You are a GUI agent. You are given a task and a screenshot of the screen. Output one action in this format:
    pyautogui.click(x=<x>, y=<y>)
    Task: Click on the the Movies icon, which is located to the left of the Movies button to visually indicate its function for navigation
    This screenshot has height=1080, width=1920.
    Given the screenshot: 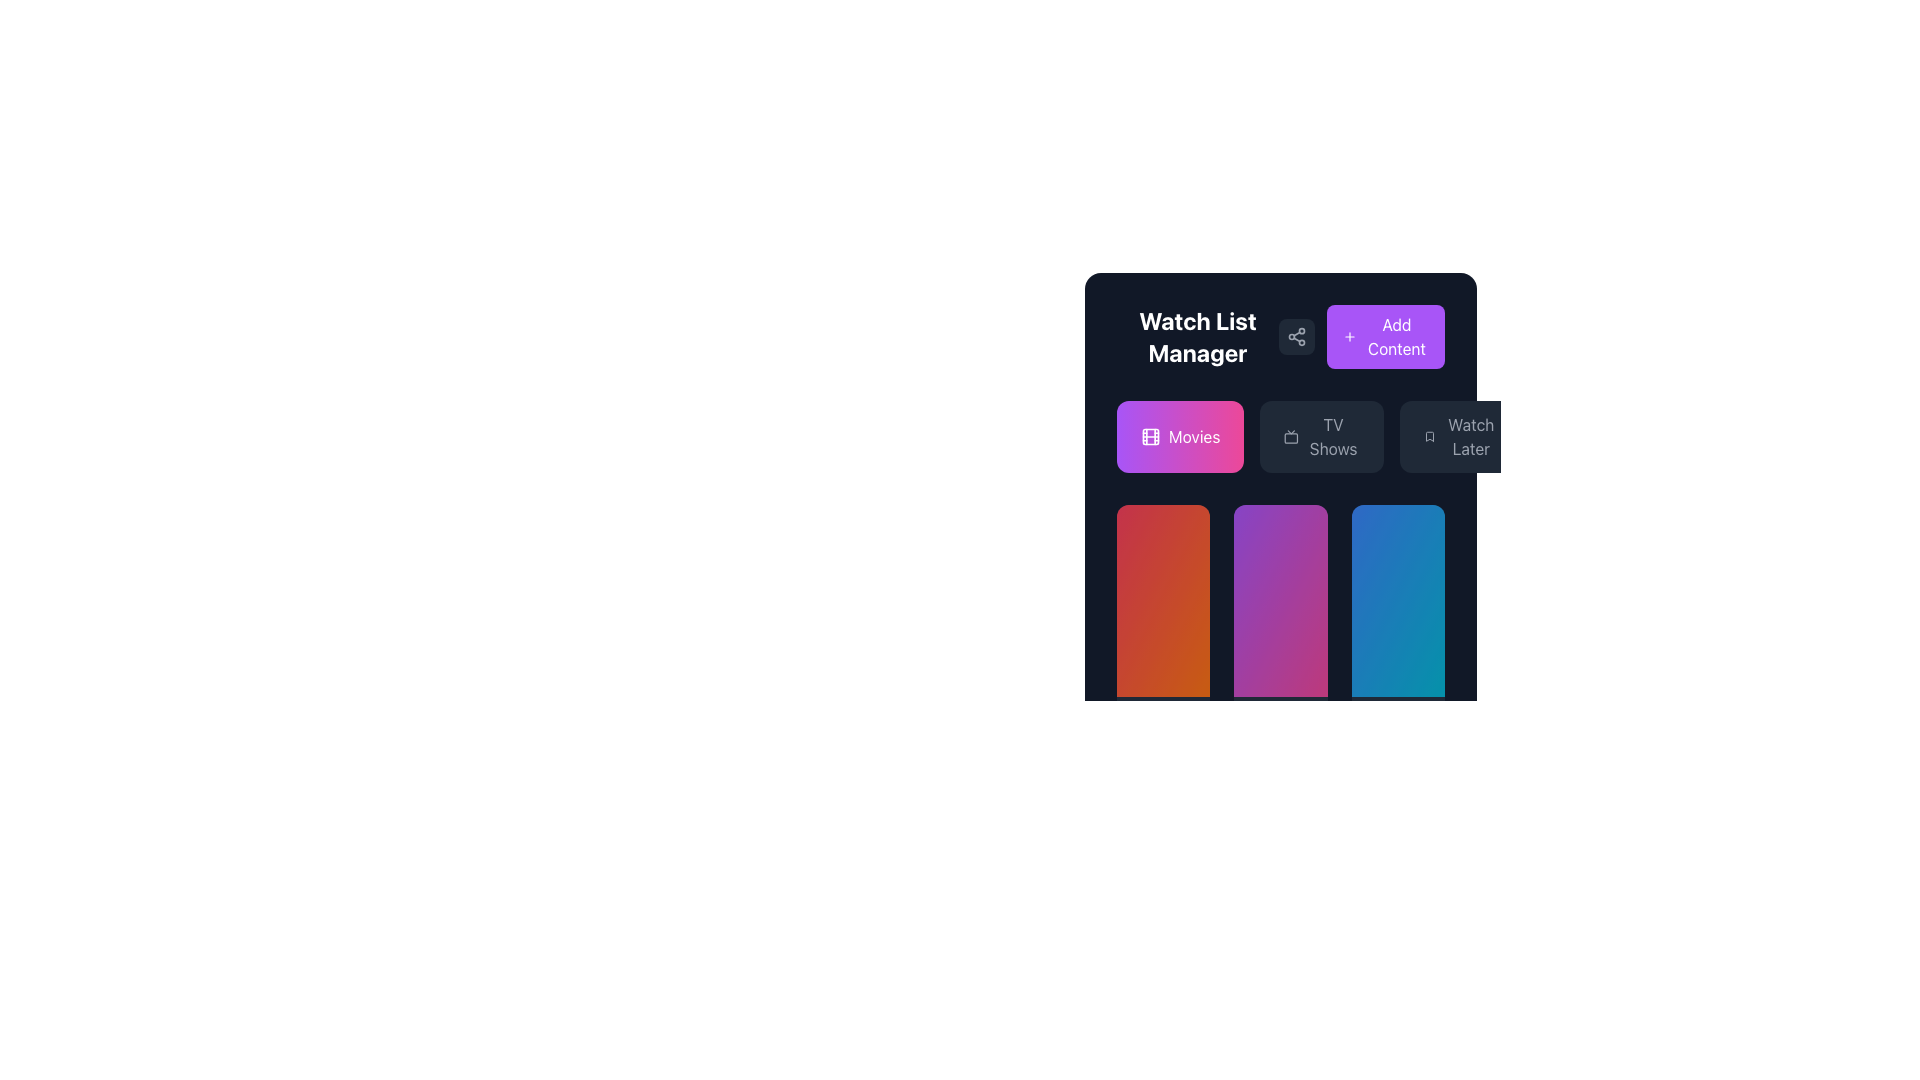 What is the action you would take?
    pyautogui.click(x=1151, y=435)
    